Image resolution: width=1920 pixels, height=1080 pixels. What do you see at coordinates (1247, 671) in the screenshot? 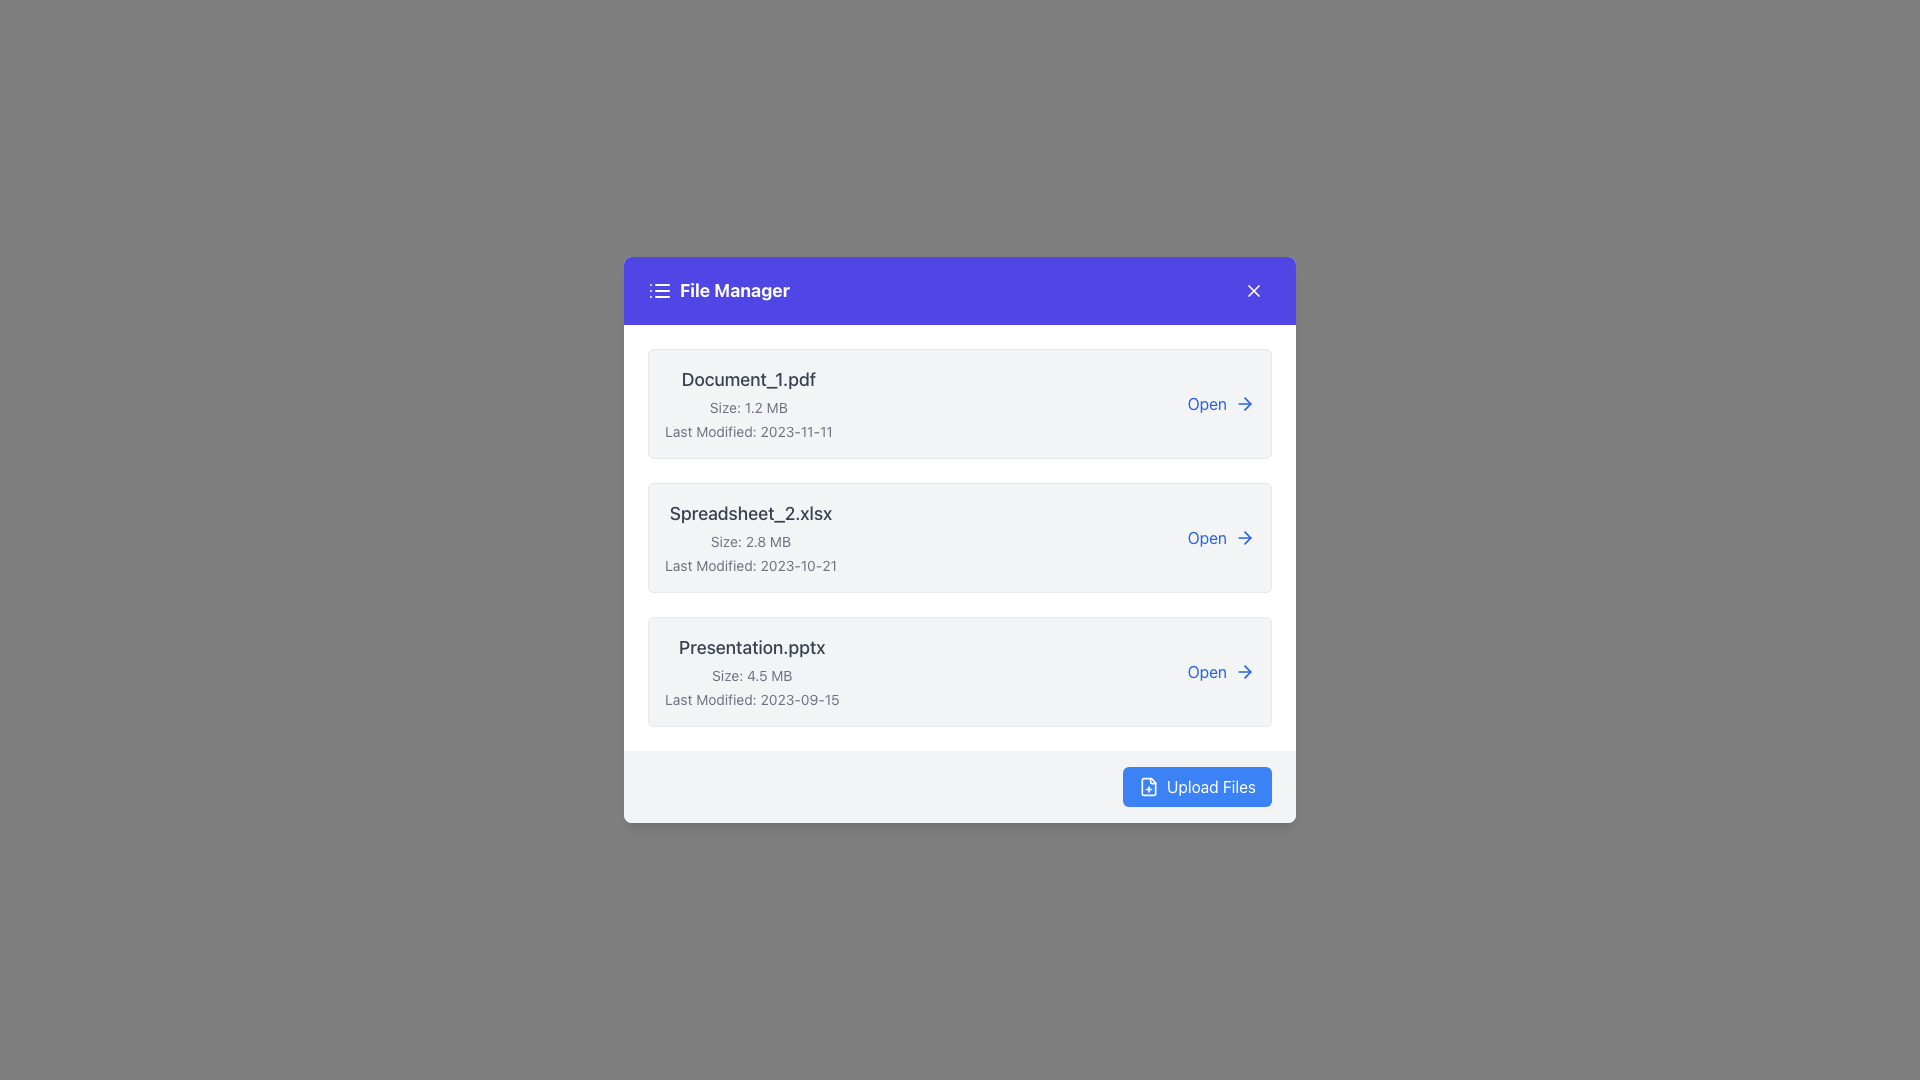
I see `the icon button located to the right of the 'Open' label for the last listed file entry 'Presentation.pptx'` at bounding box center [1247, 671].